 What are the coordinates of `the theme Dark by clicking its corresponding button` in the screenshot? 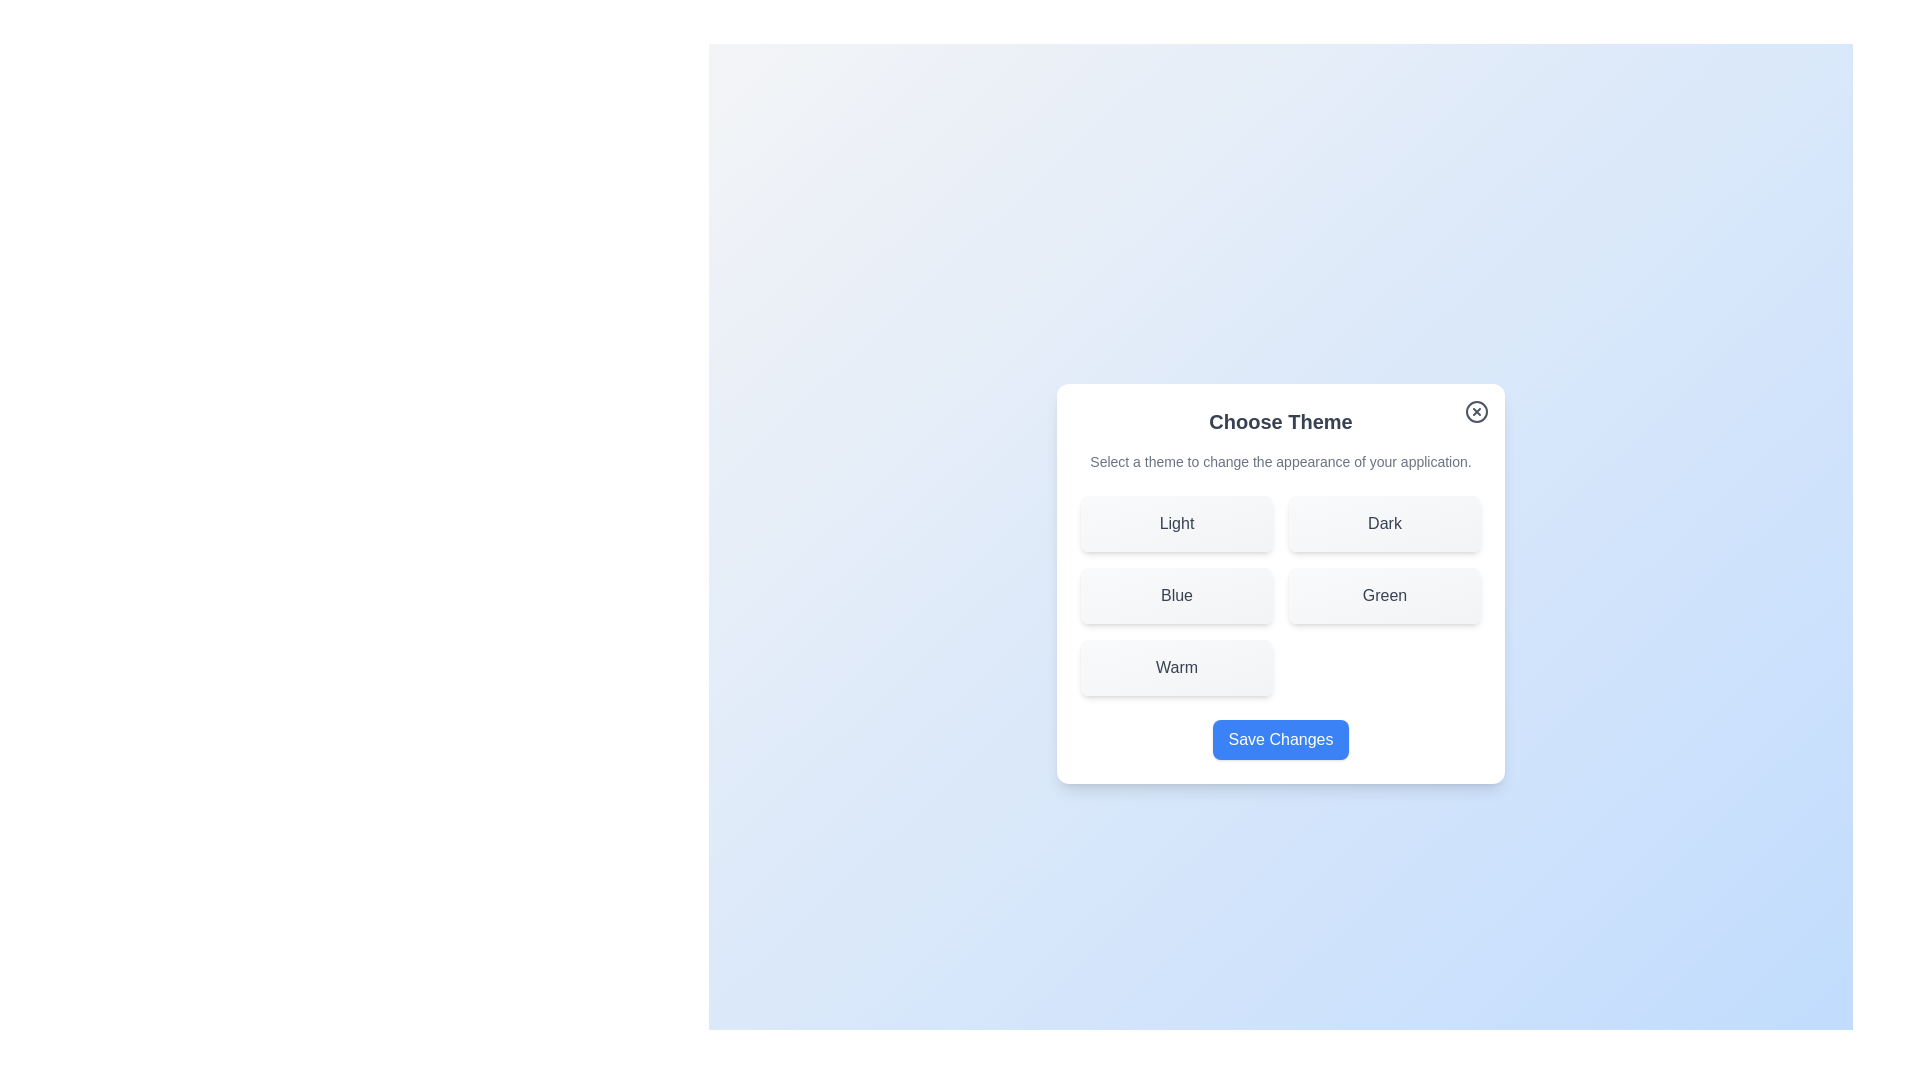 It's located at (1384, 523).